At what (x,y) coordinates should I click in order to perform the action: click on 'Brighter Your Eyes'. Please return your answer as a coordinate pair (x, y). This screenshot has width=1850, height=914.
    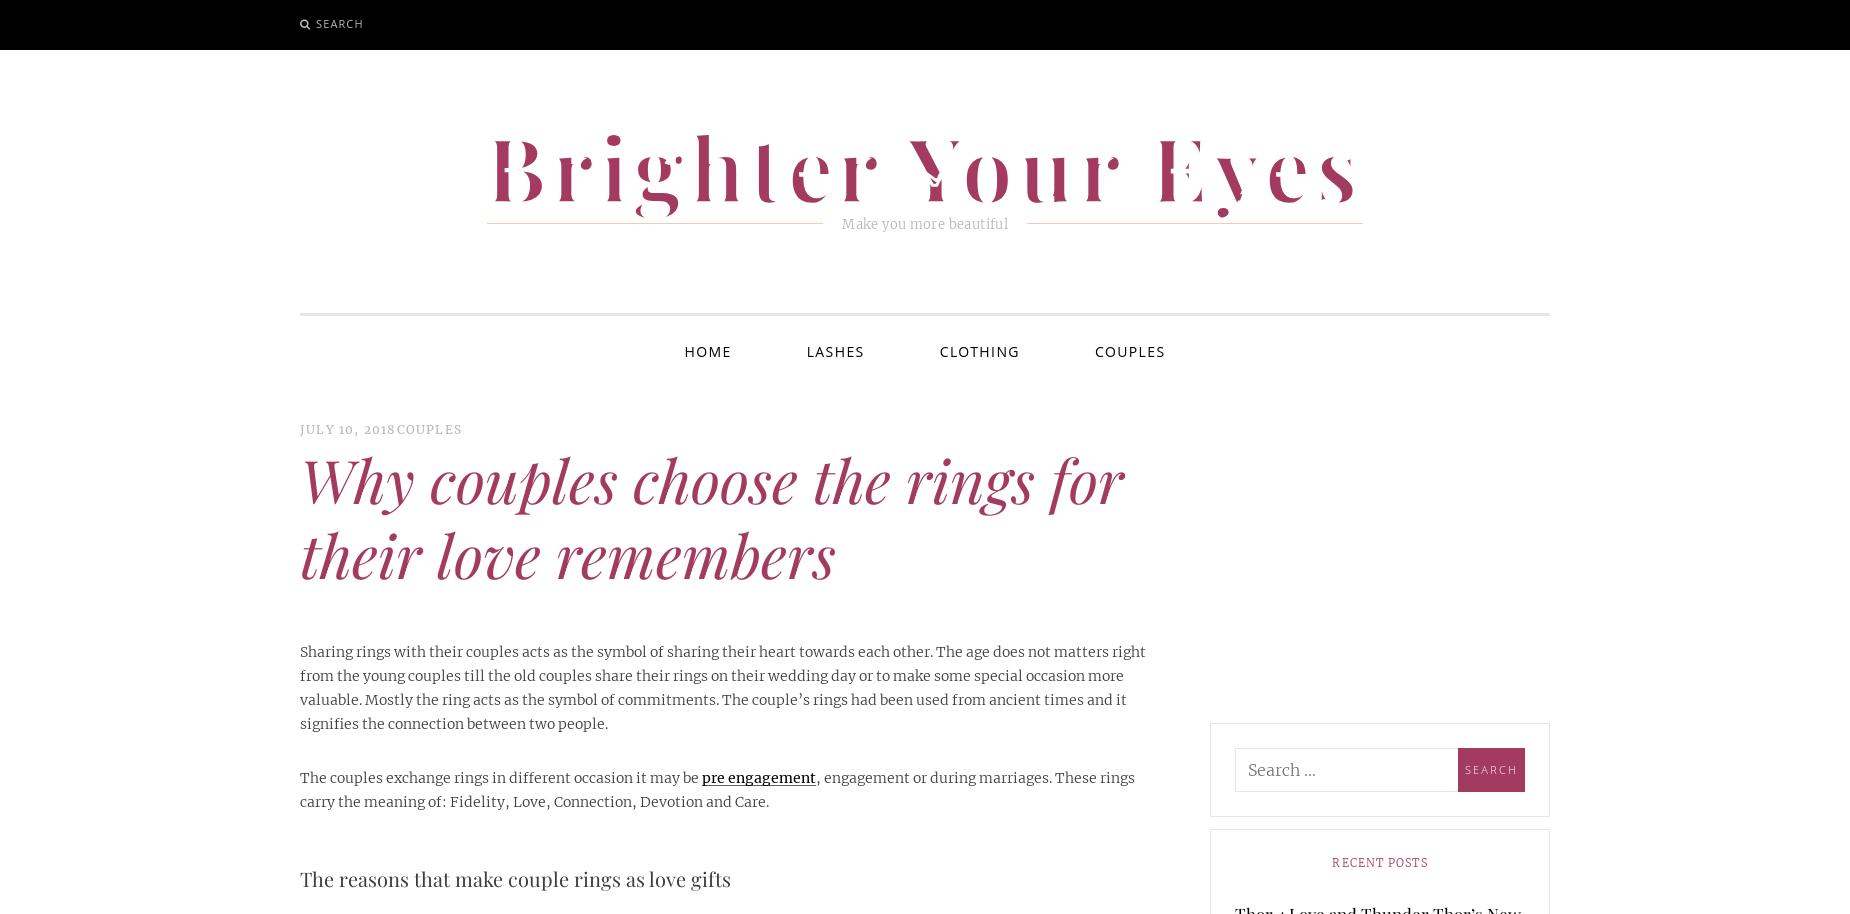
    Looking at the image, I should click on (485, 164).